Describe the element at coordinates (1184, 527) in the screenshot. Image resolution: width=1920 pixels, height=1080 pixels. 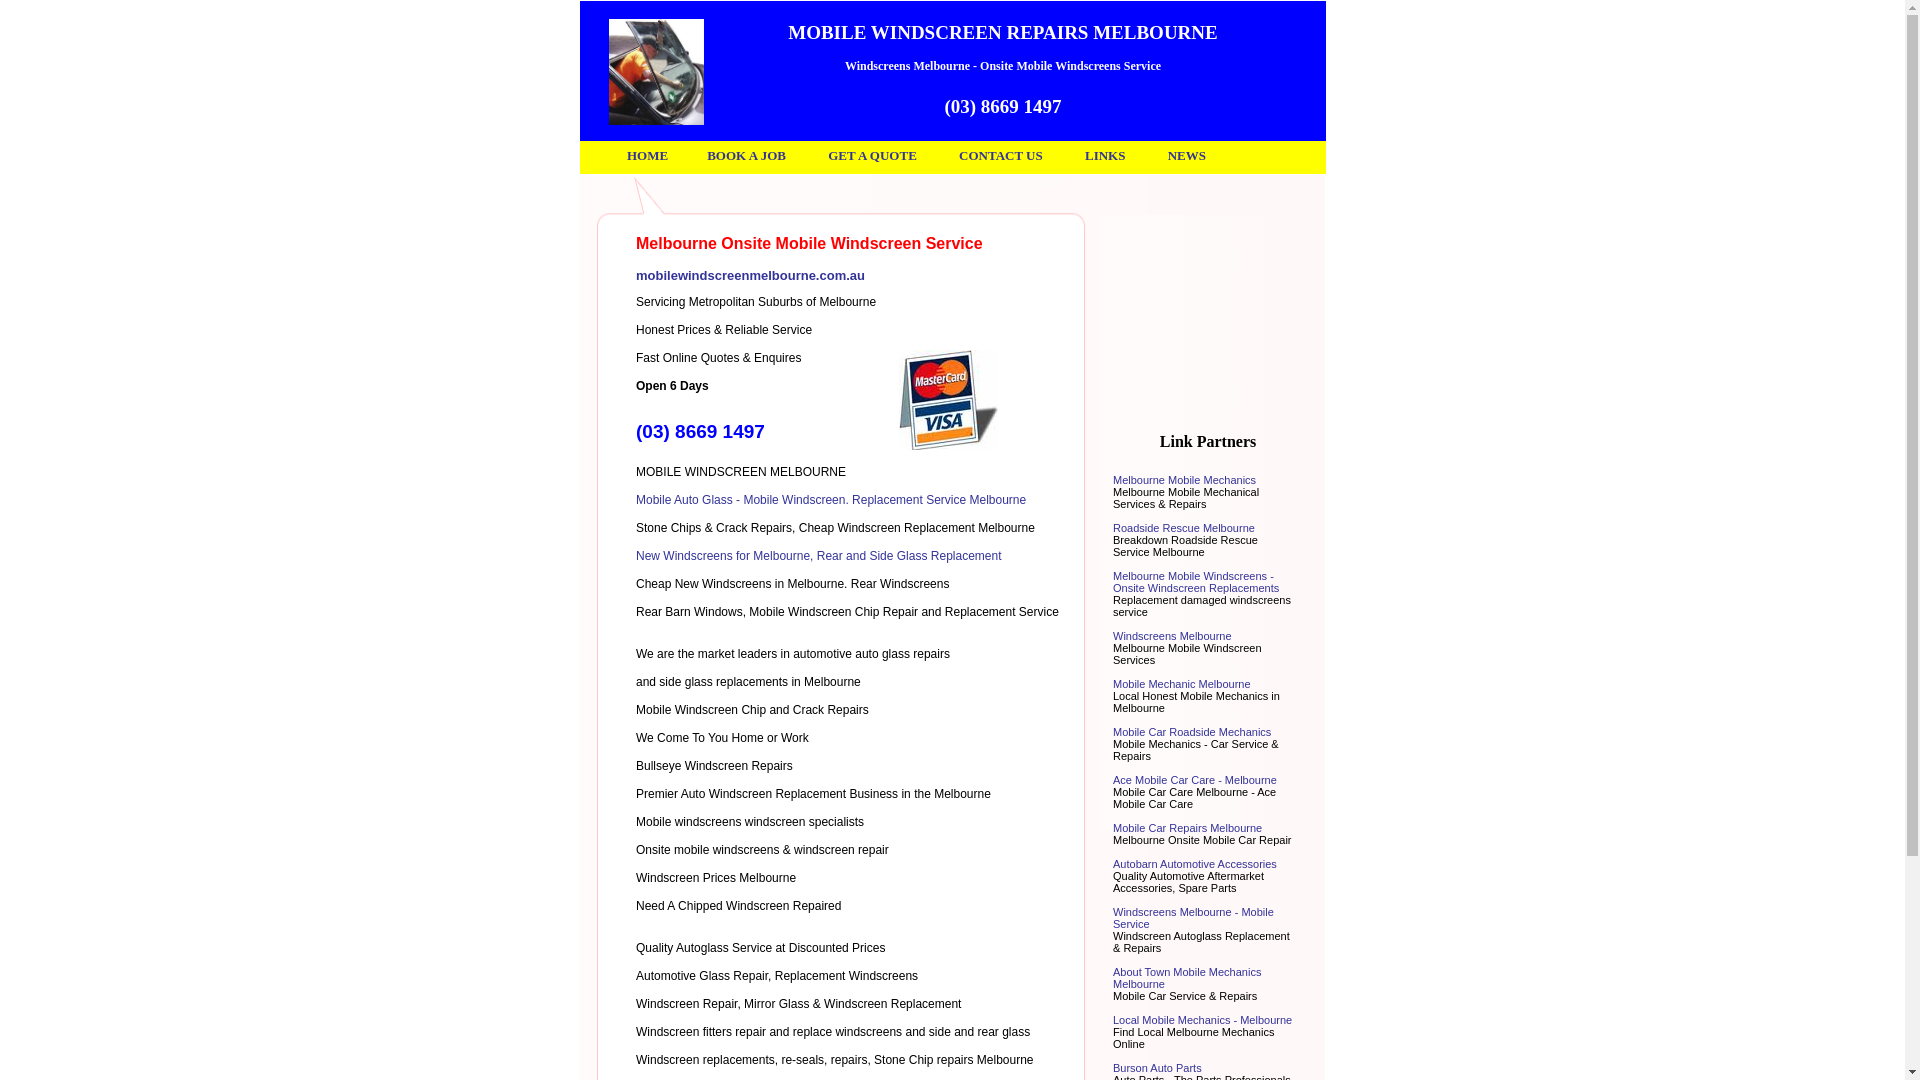
I see `'Roadside Rescue Melbourne'` at that location.